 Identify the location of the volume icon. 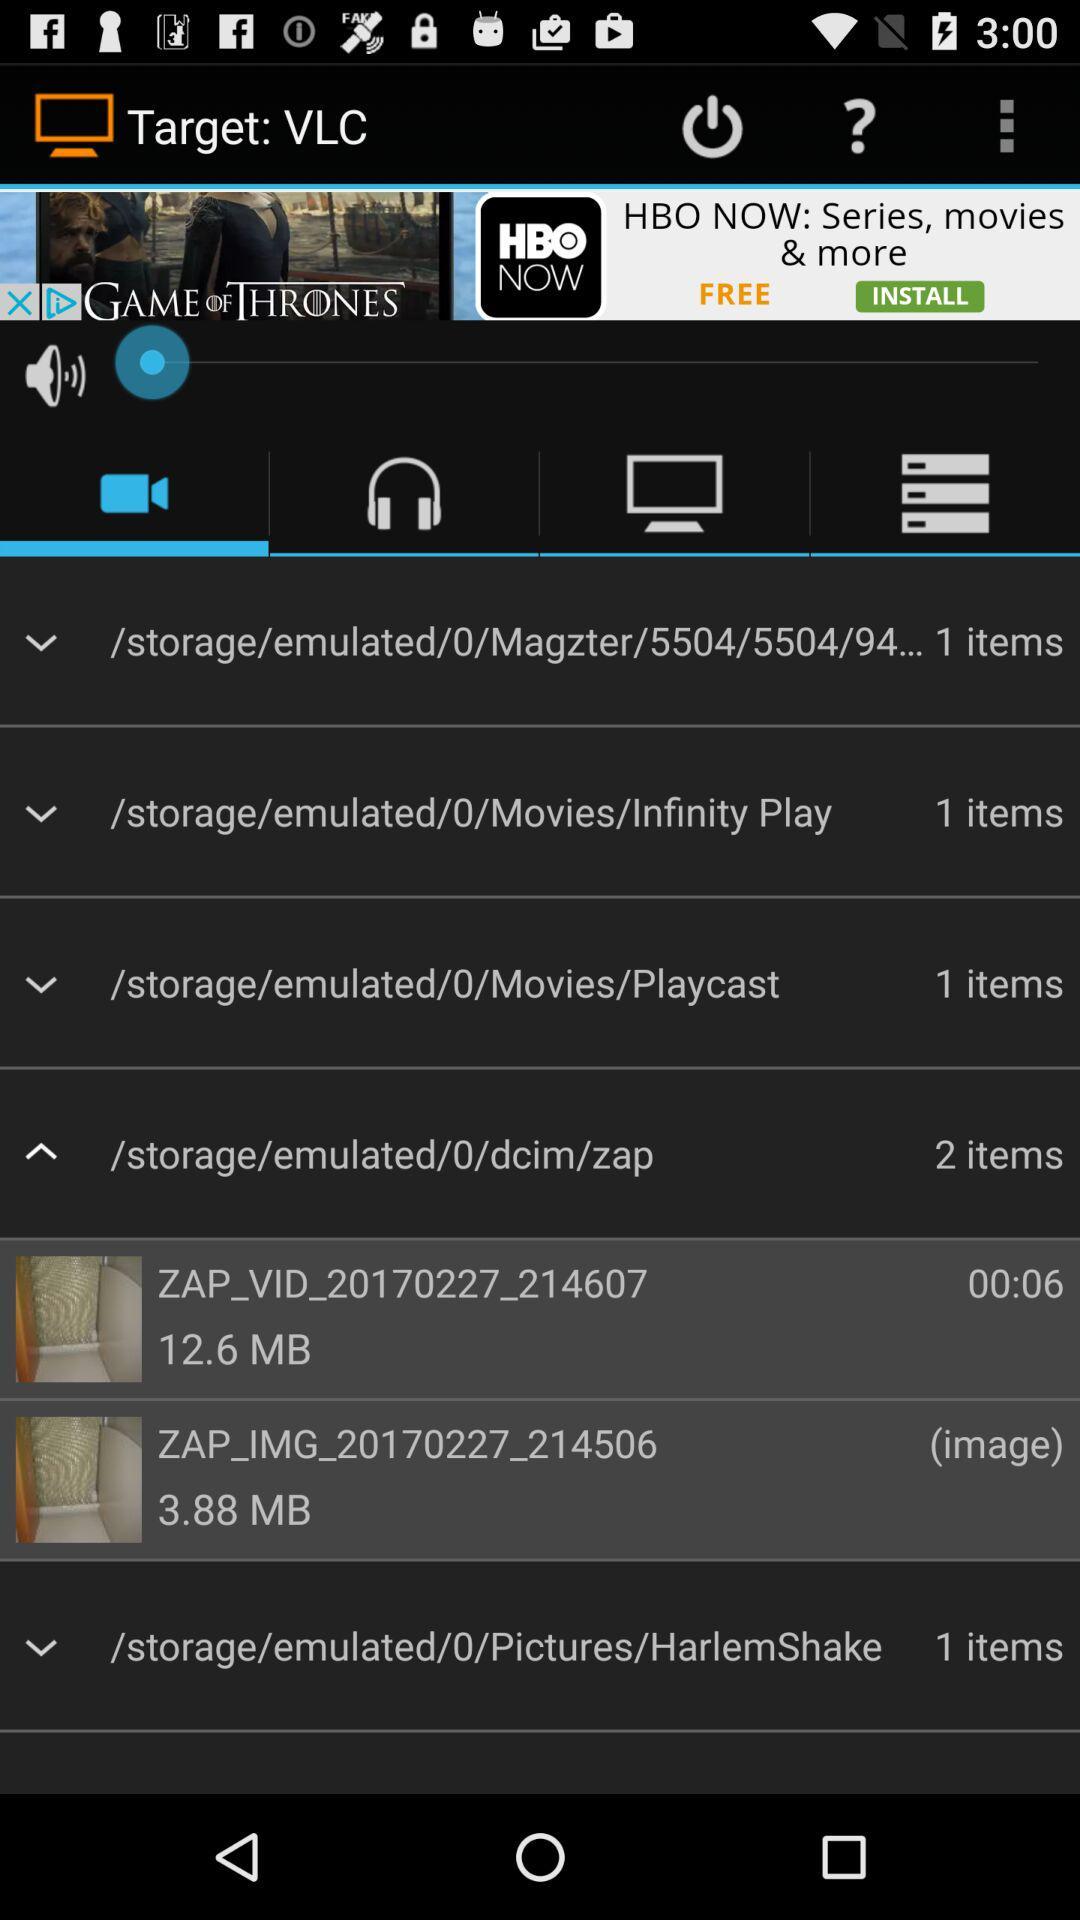
(54, 400).